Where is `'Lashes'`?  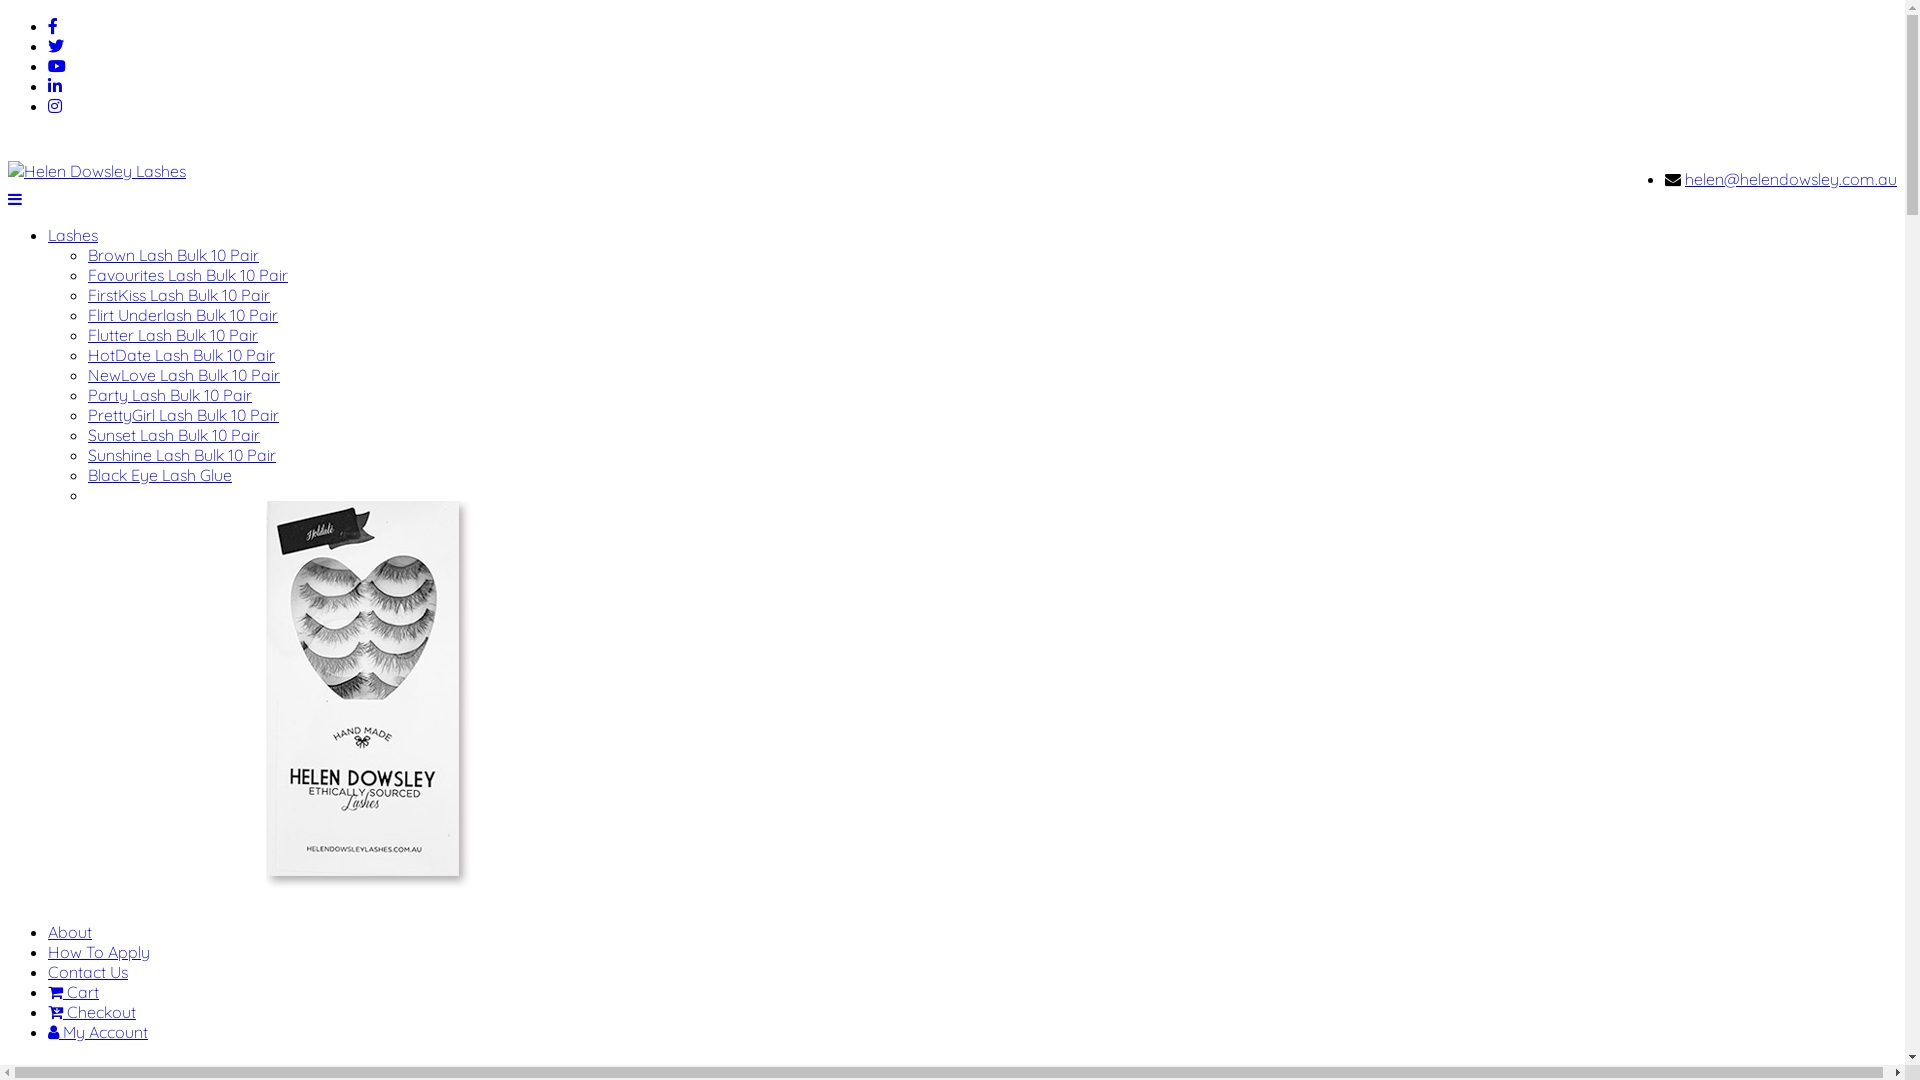 'Lashes' is located at coordinates (72, 234).